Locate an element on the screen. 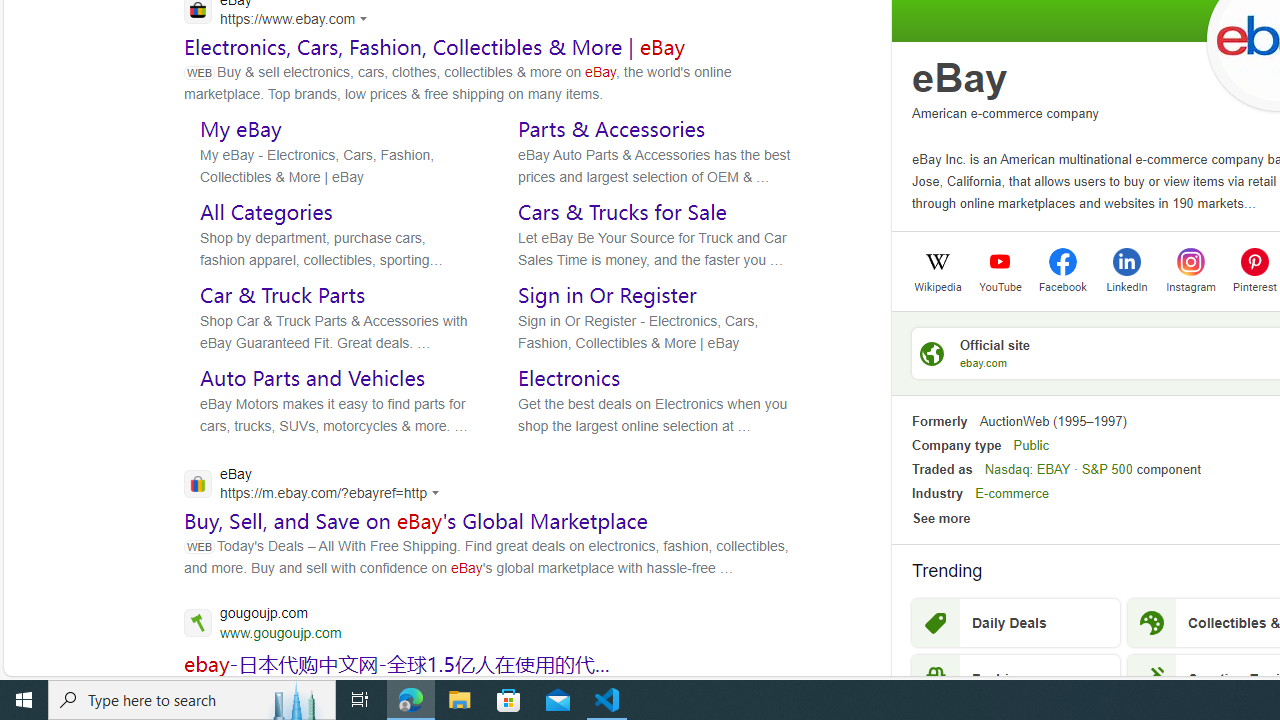 The width and height of the screenshot is (1280, 720). 'YouTube' is located at coordinates (1000, 285).